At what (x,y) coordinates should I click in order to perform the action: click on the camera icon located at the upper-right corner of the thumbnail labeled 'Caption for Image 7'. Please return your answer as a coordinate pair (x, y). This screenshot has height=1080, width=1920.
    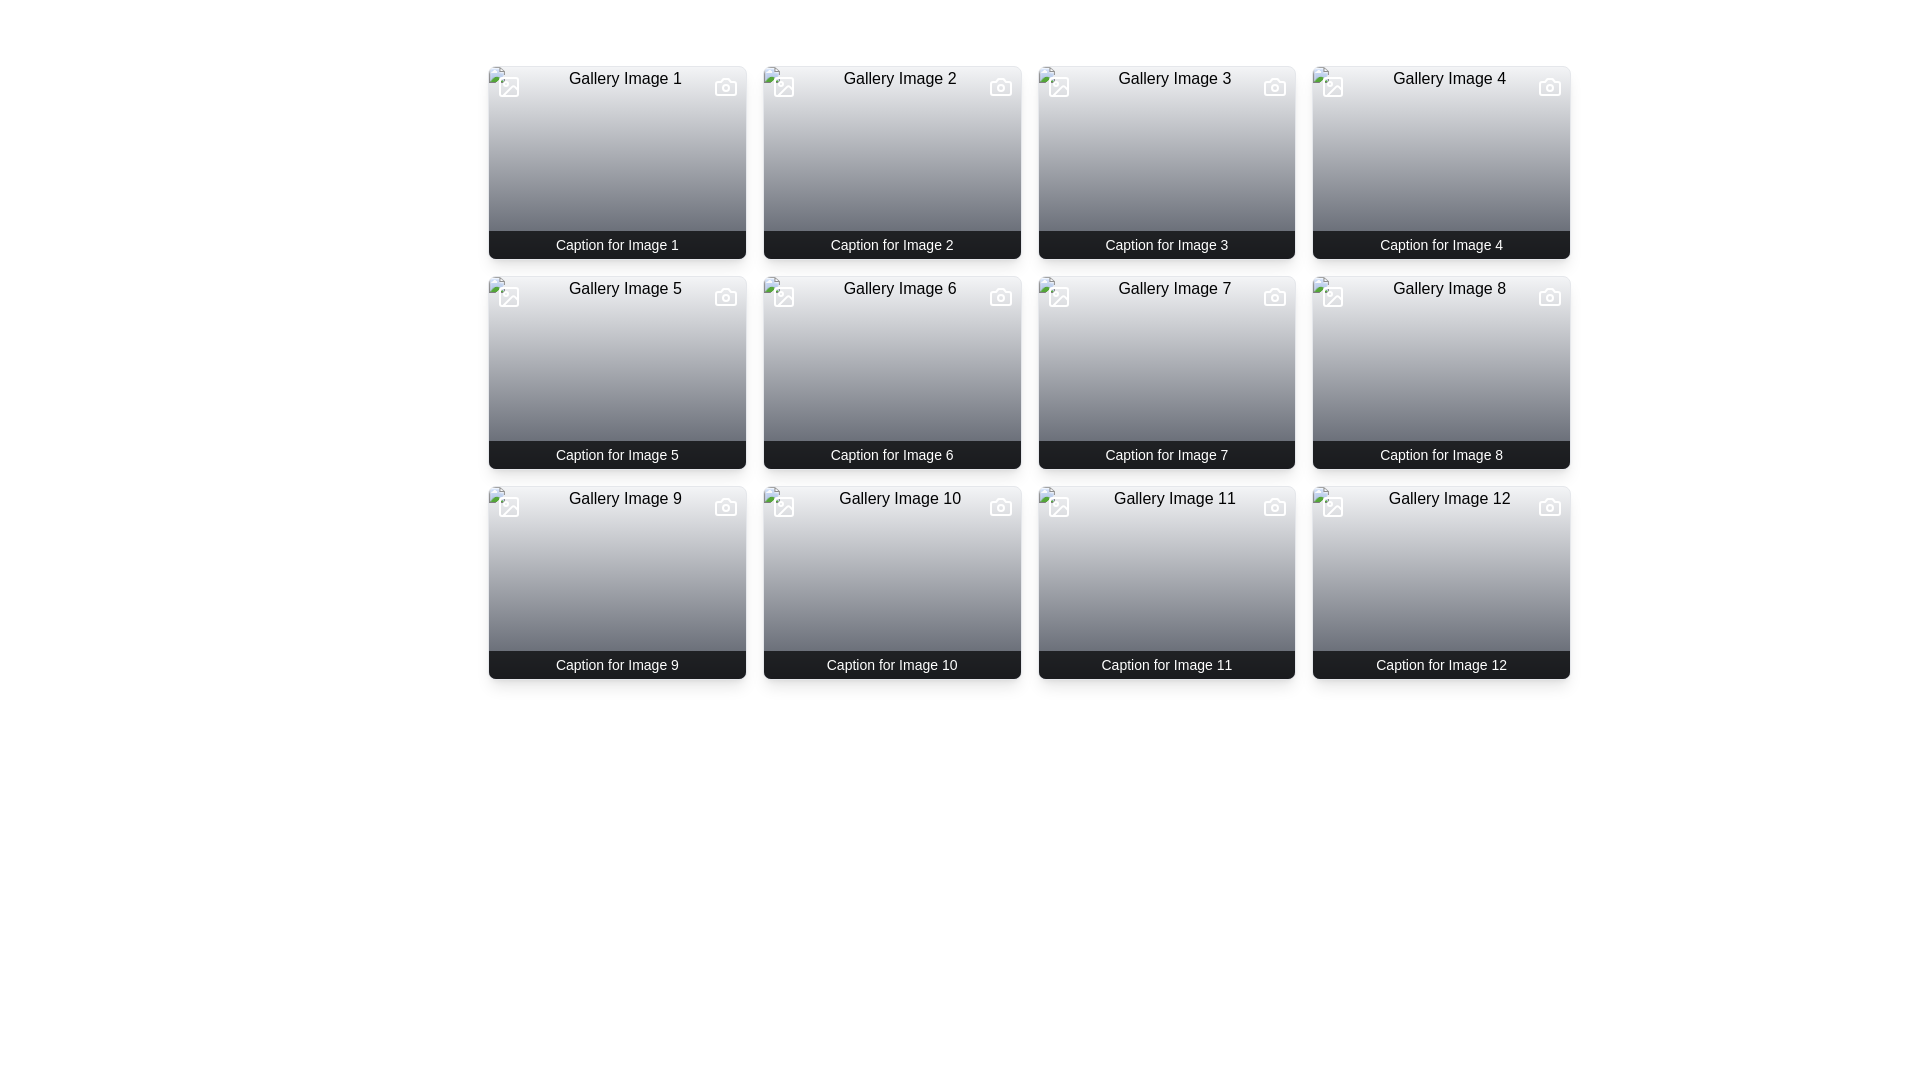
    Looking at the image, I should click on (1274, 297).